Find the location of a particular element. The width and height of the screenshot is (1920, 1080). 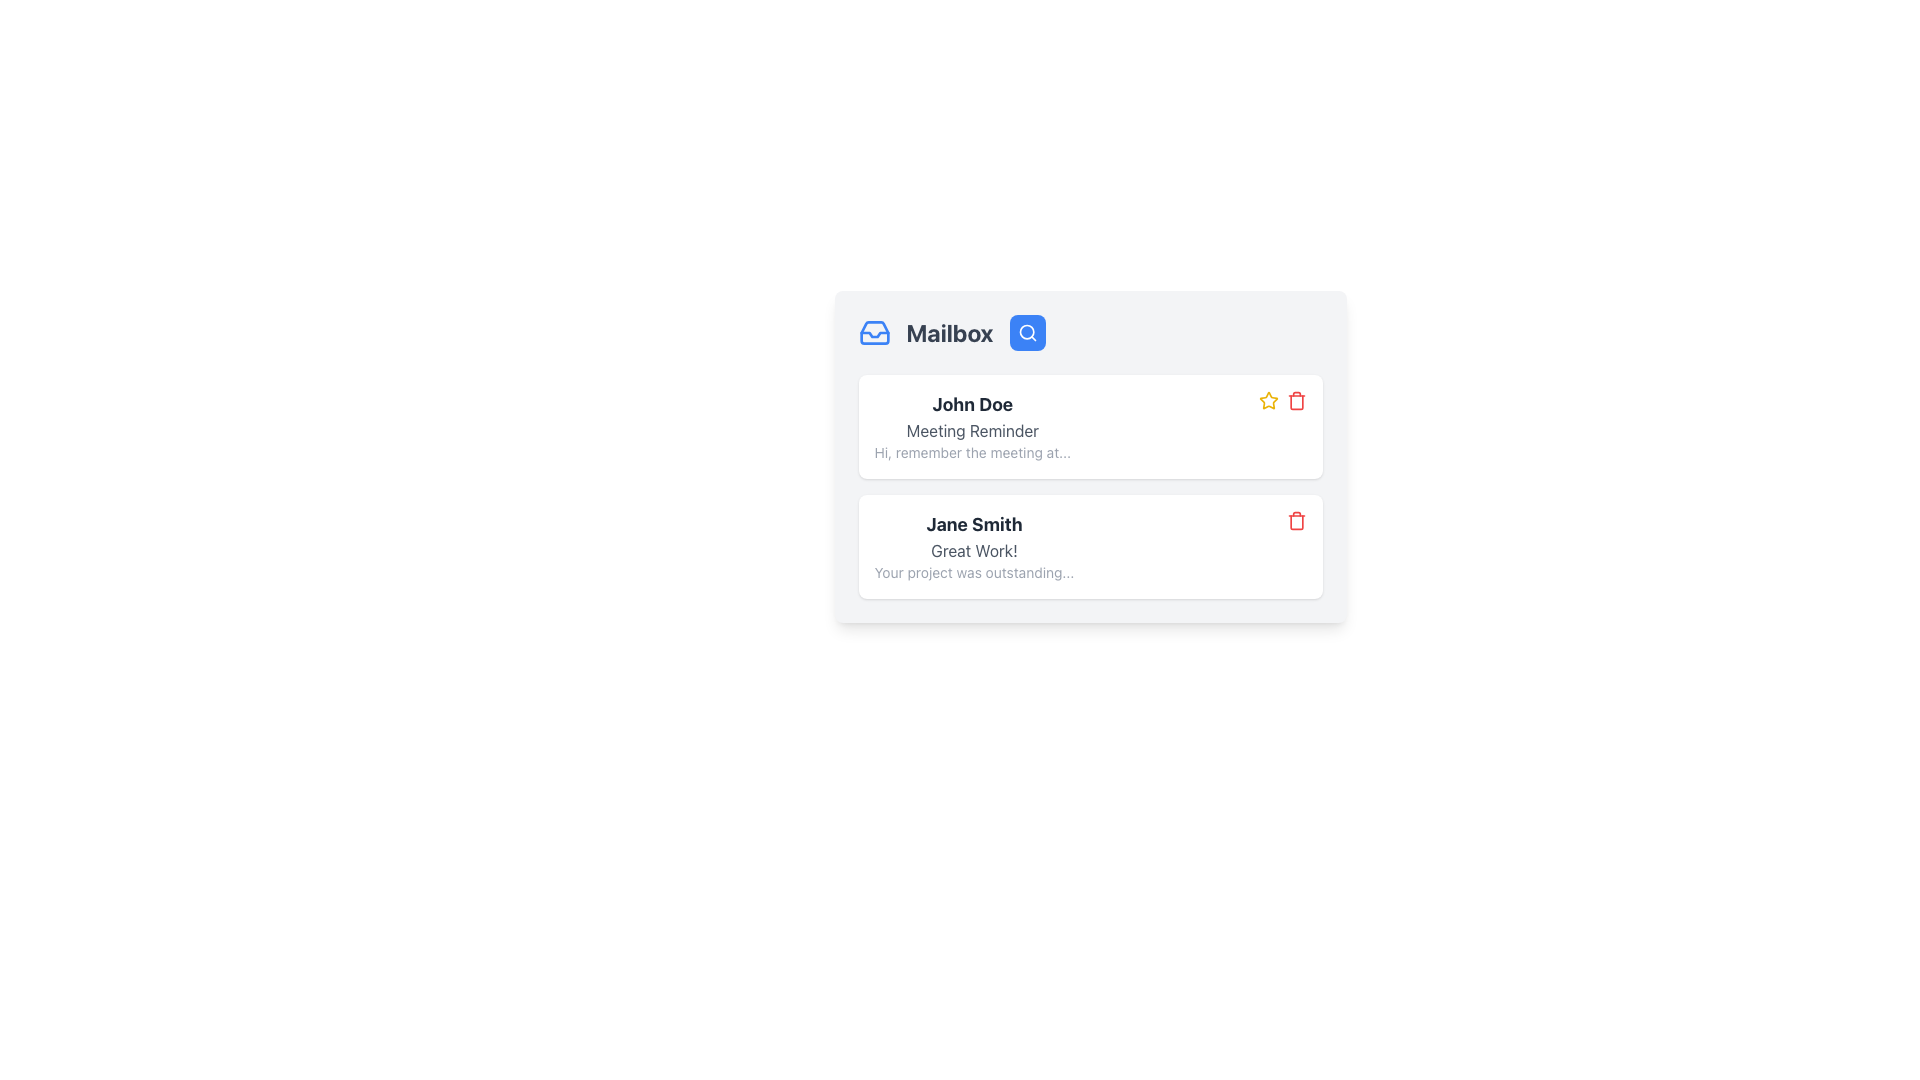

the circular graphic within the SVG icon that visually represents the search function, located in the horizontal toolbar at the top right of the interface is located at coordinates (1026, 331).